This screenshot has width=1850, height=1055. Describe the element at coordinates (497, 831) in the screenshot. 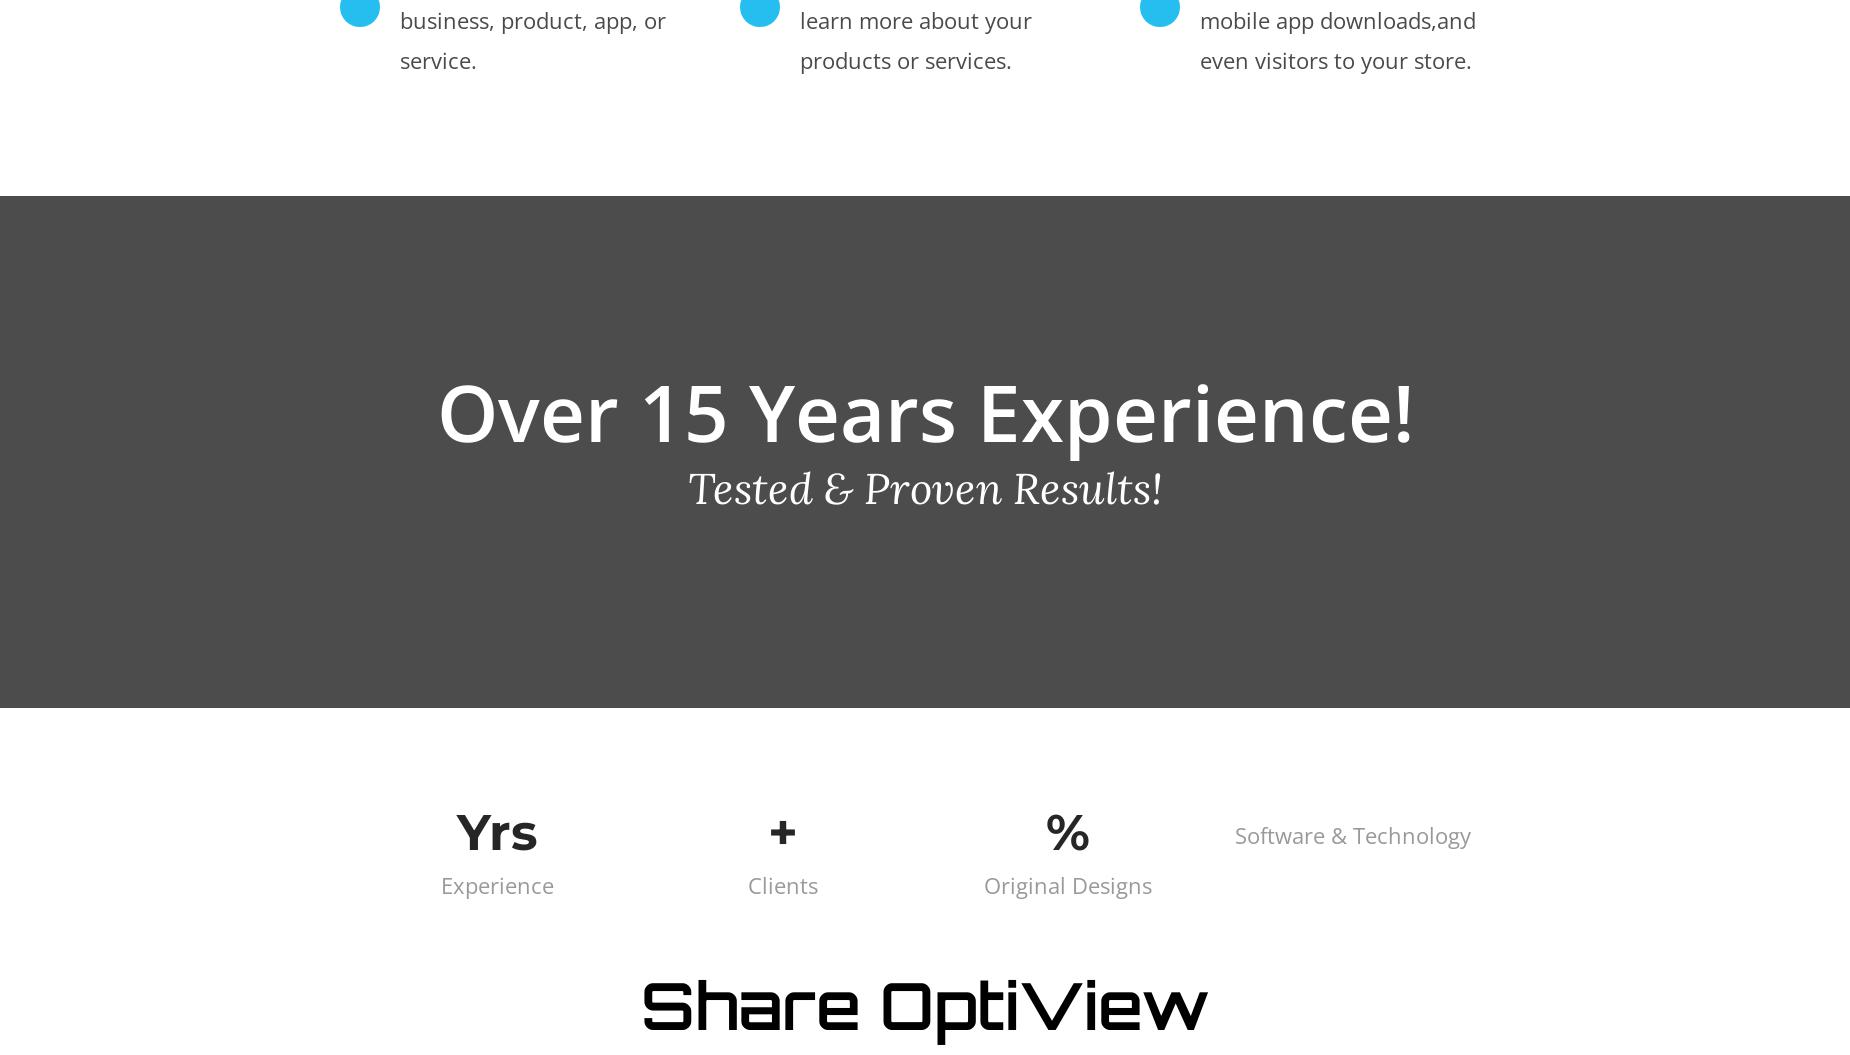

I see `'Yrs'` at that location.